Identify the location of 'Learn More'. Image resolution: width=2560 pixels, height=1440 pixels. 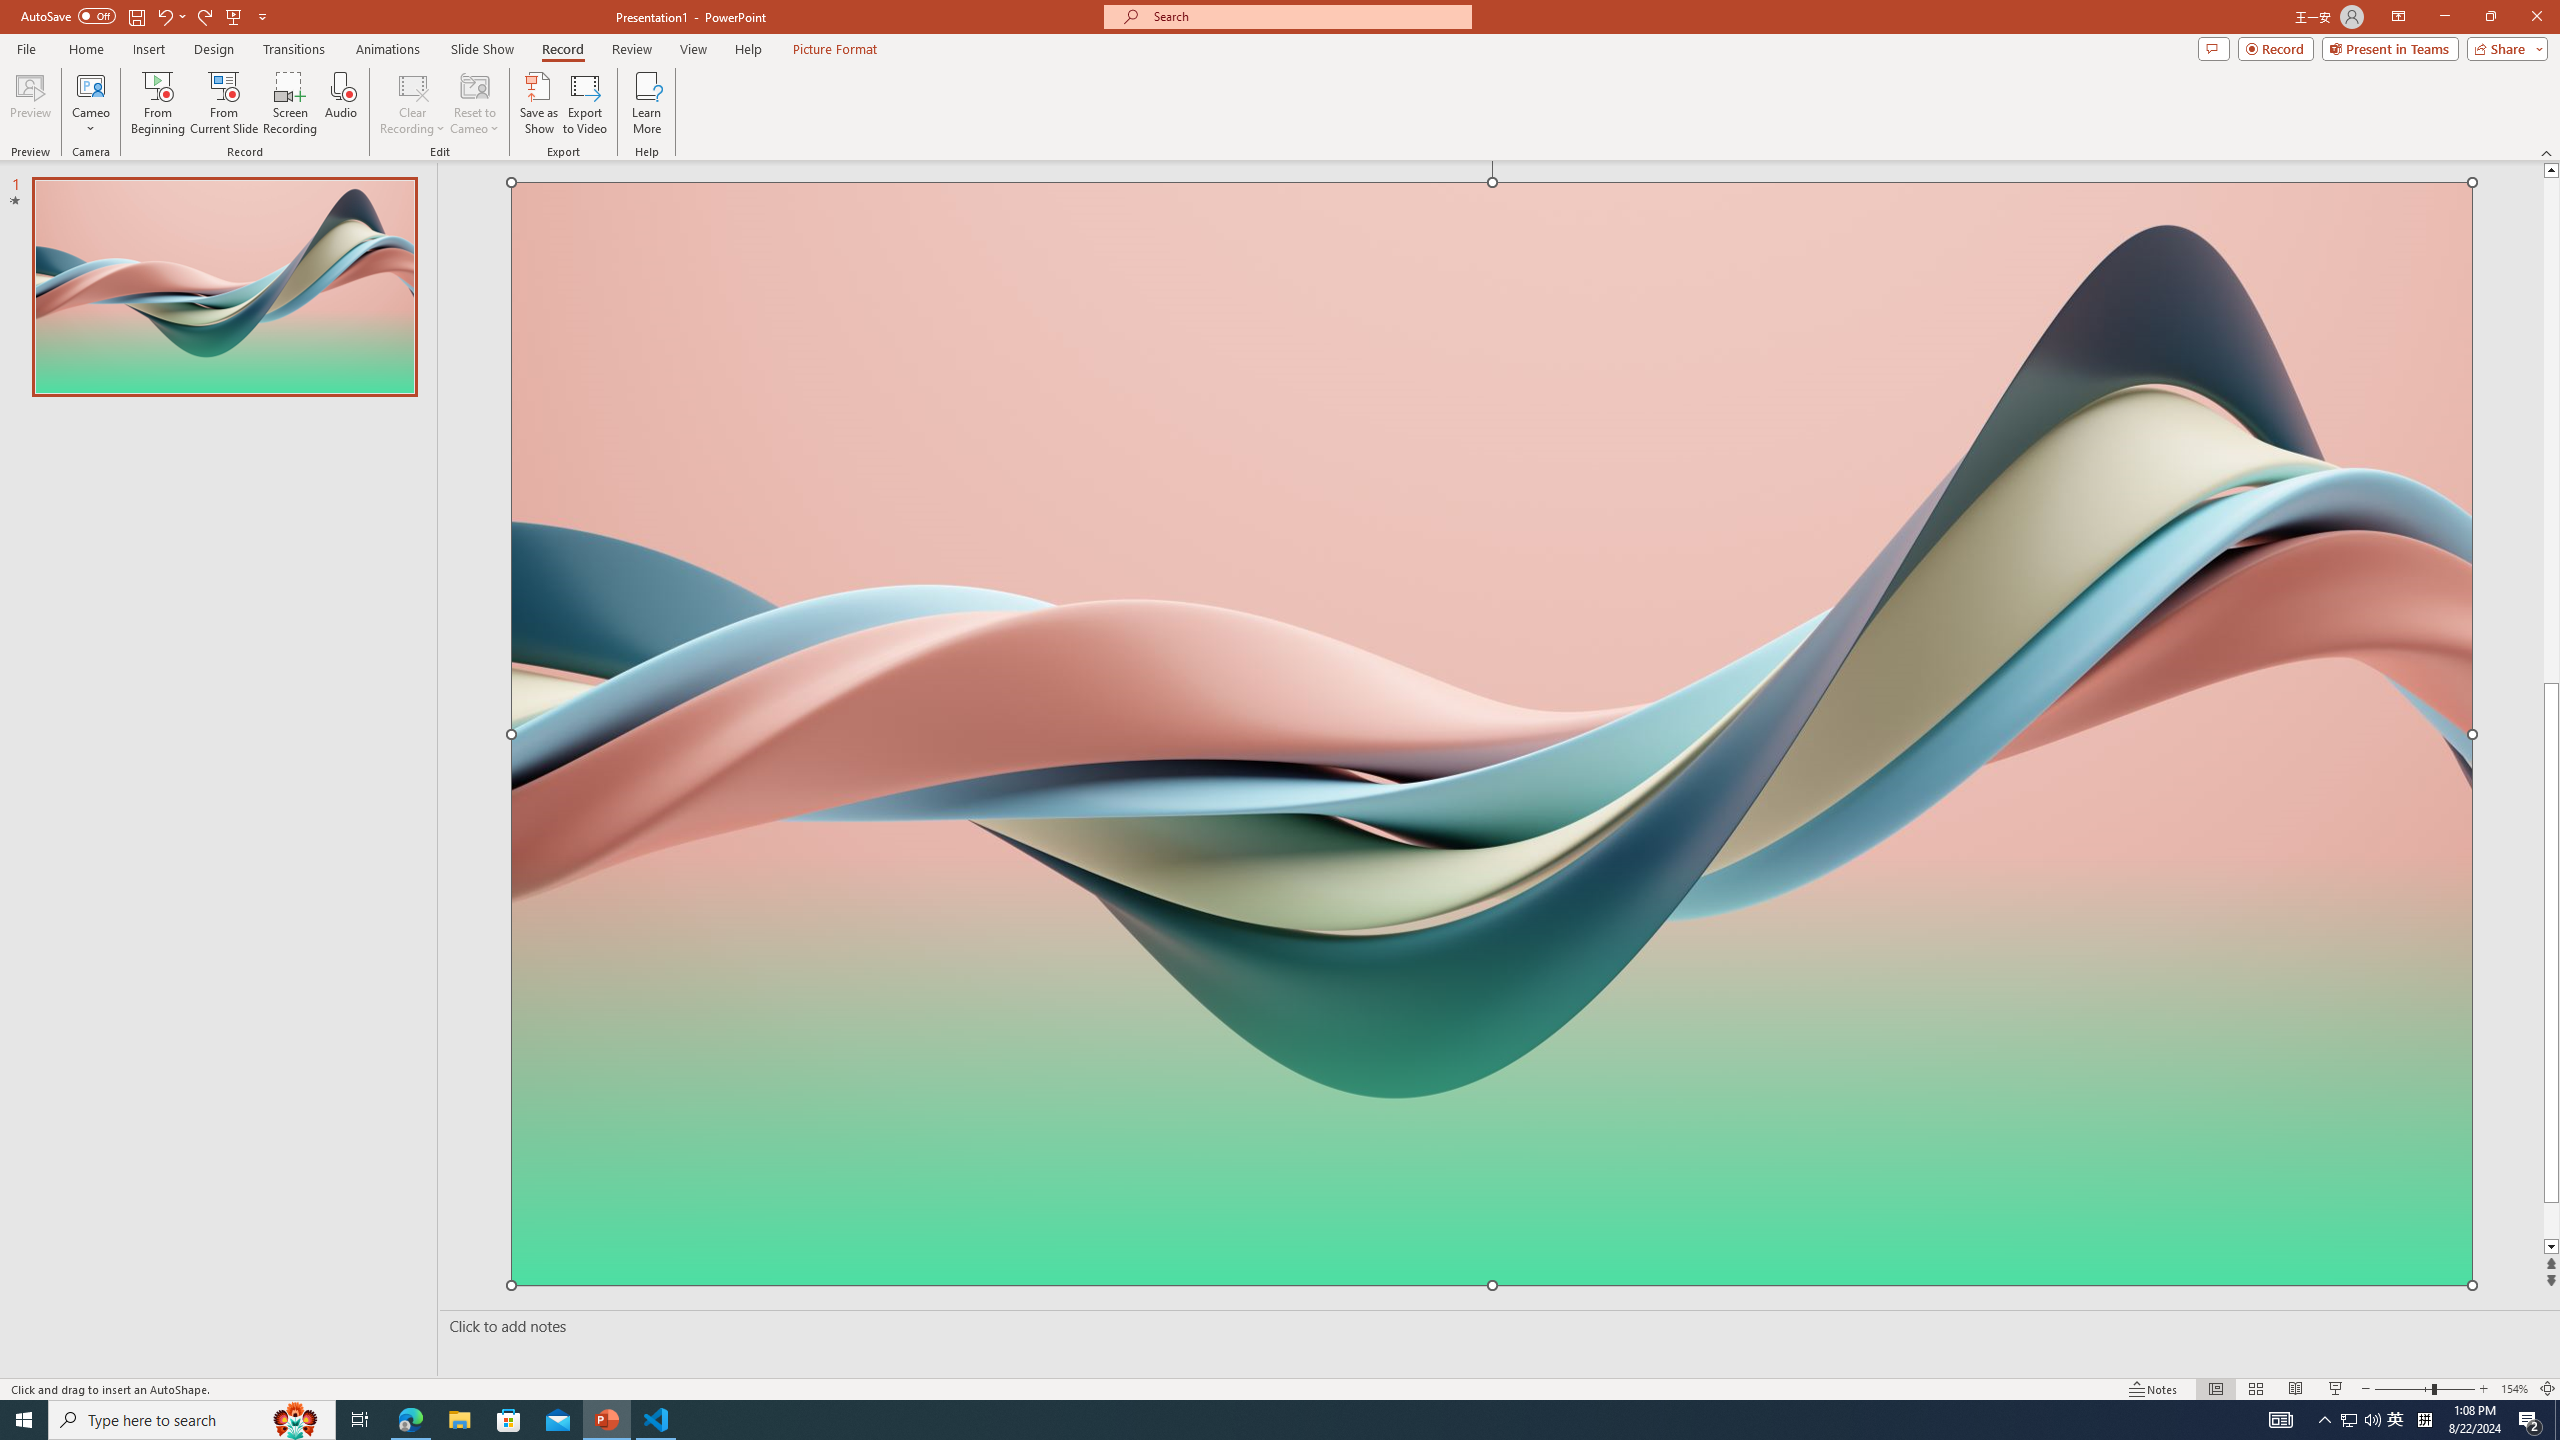
(647, 103).